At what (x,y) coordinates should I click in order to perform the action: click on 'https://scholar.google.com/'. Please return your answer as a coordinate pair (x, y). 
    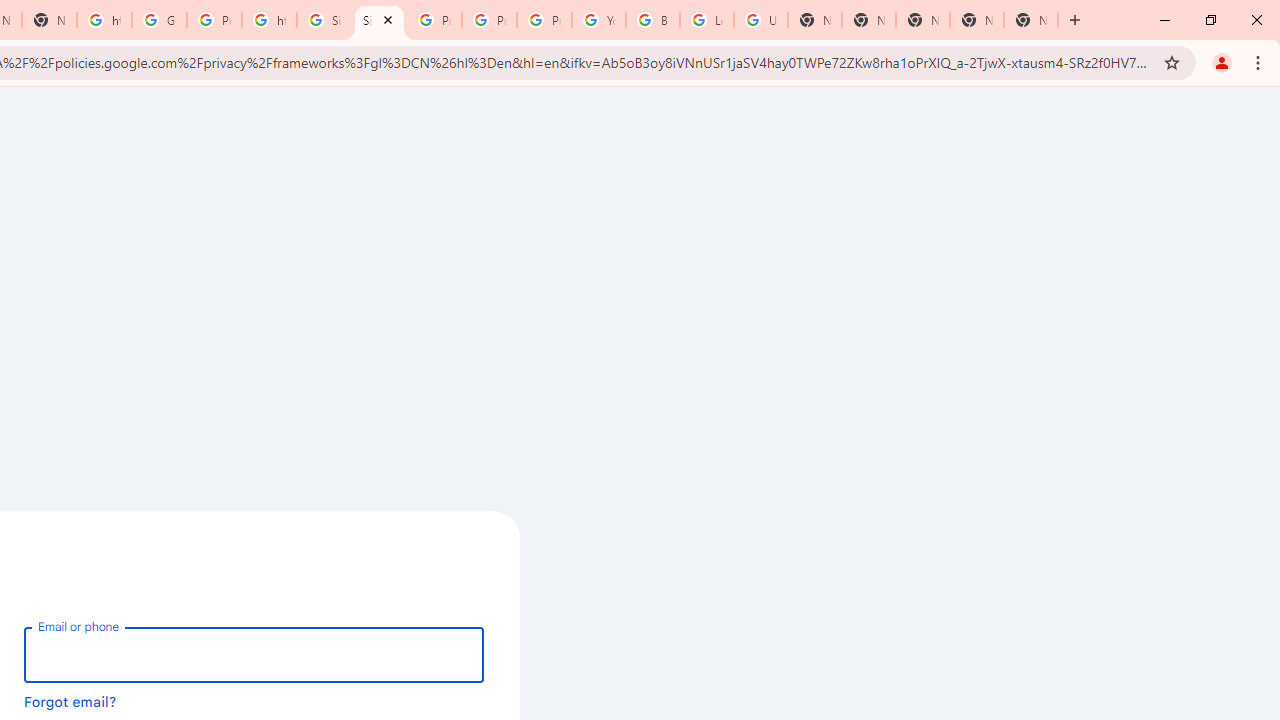
    Looking at the image, I should click on (103, 20).